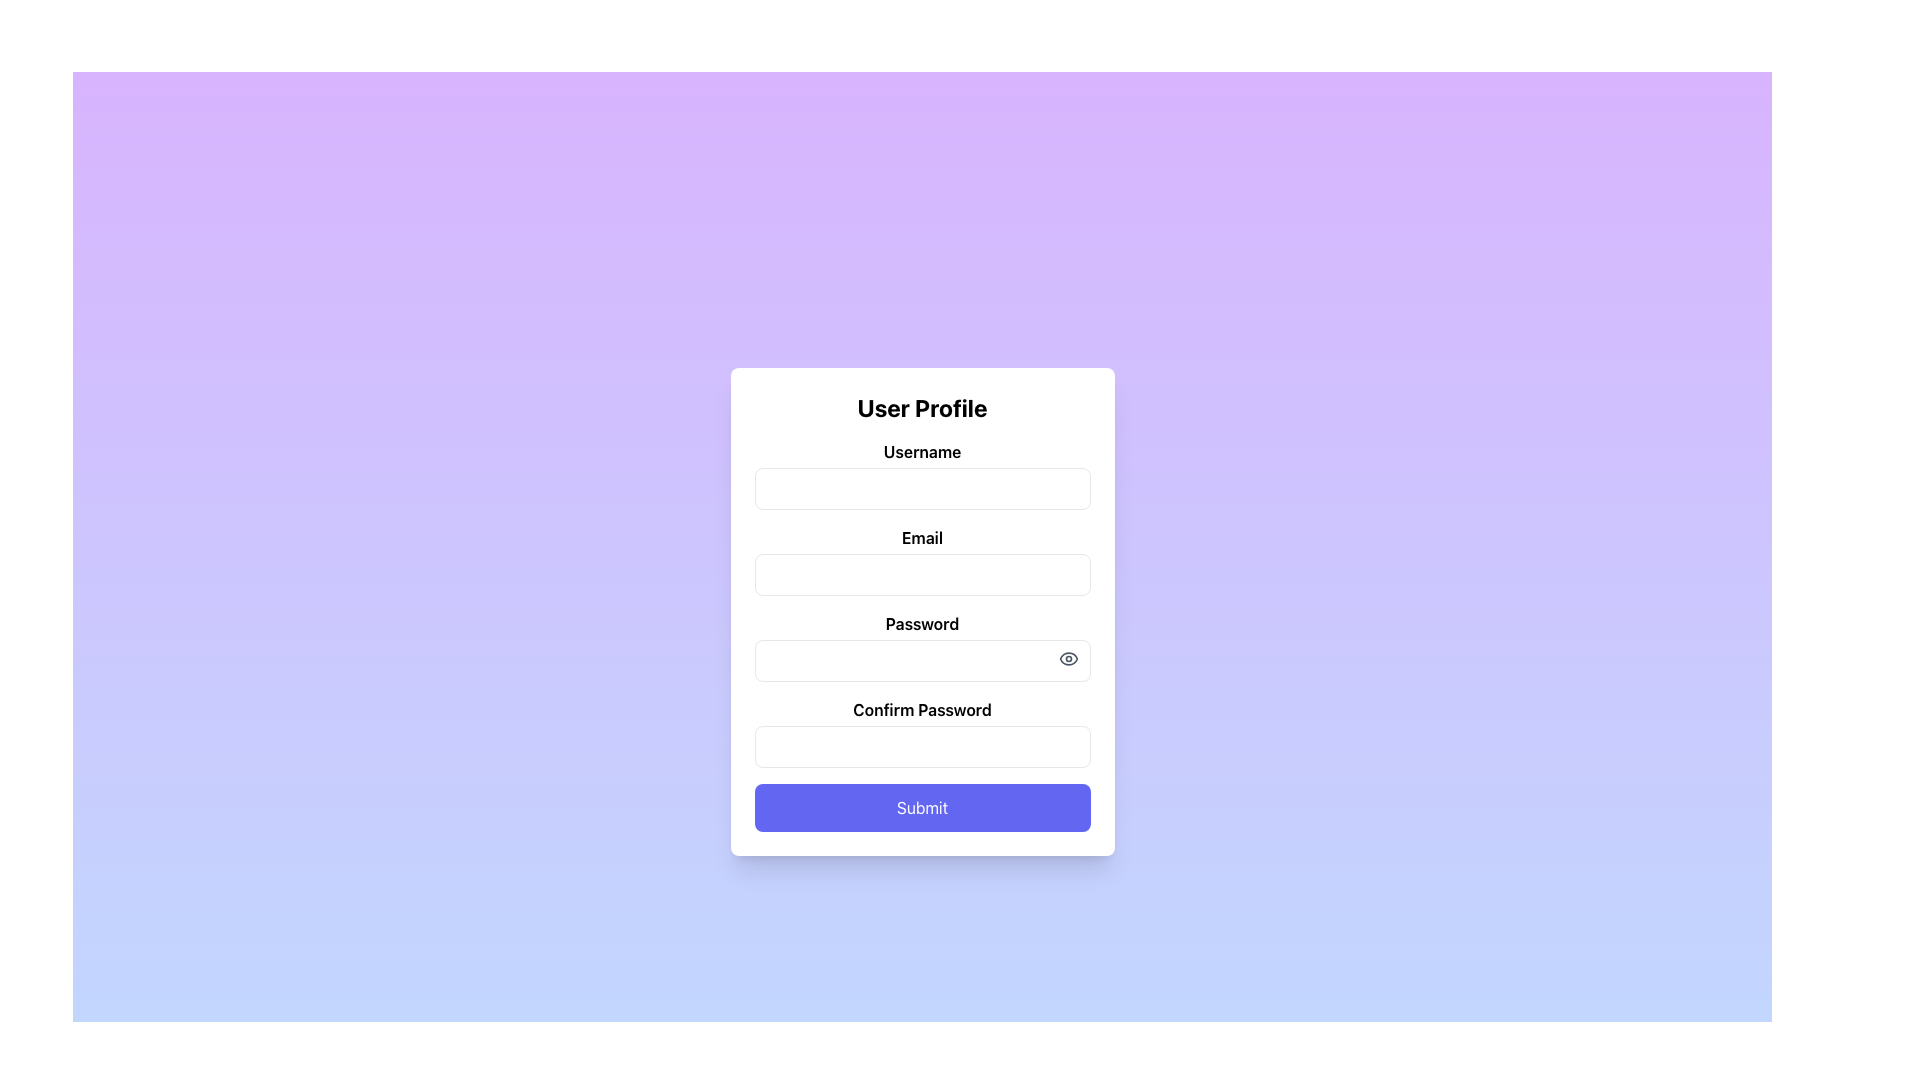 The width and height of the screenshot is (1920, 1080). What do you see at coordinates (921, 647) in the screenshot?
I see `the Password input field to focus on it, which is labeled 'Password' and located beneath the 'Email' field` at bounding box center [921, 647].